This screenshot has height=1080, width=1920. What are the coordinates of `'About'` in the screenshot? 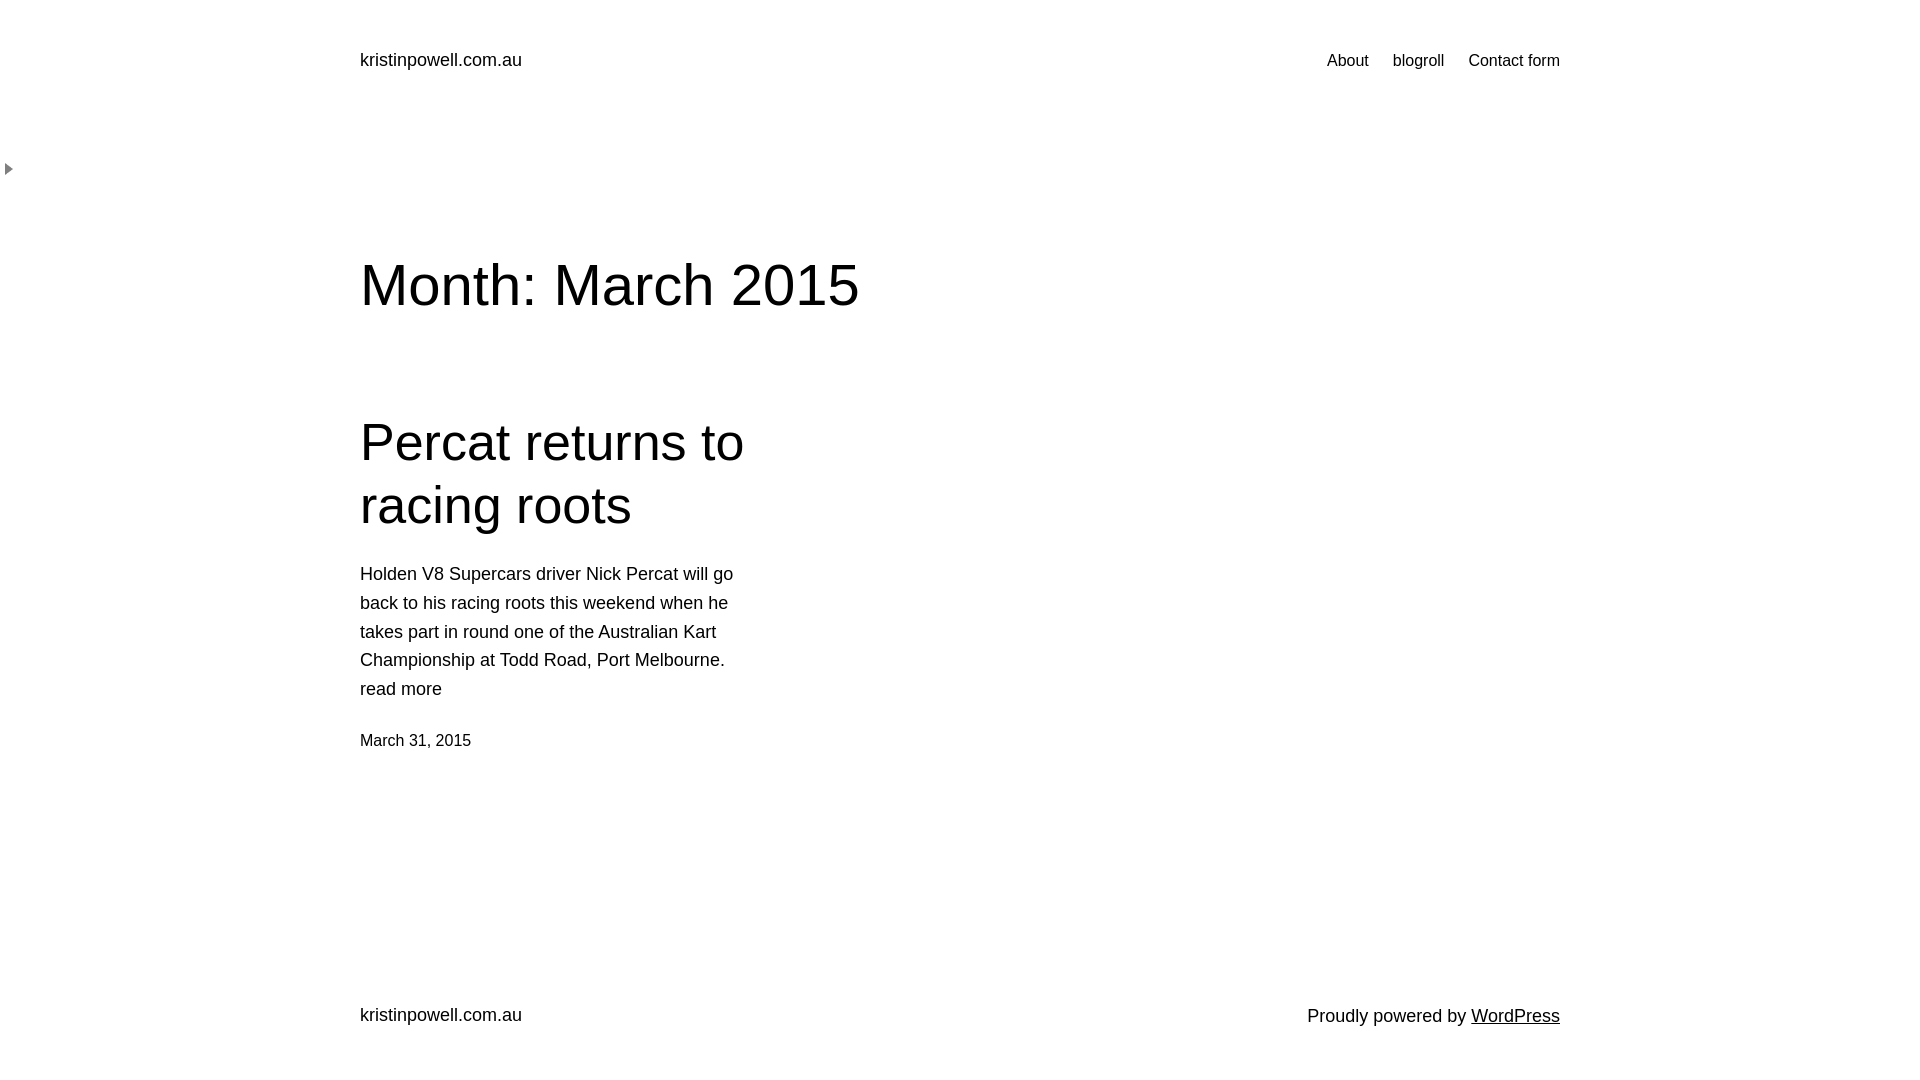 It's located at (1348, 60).